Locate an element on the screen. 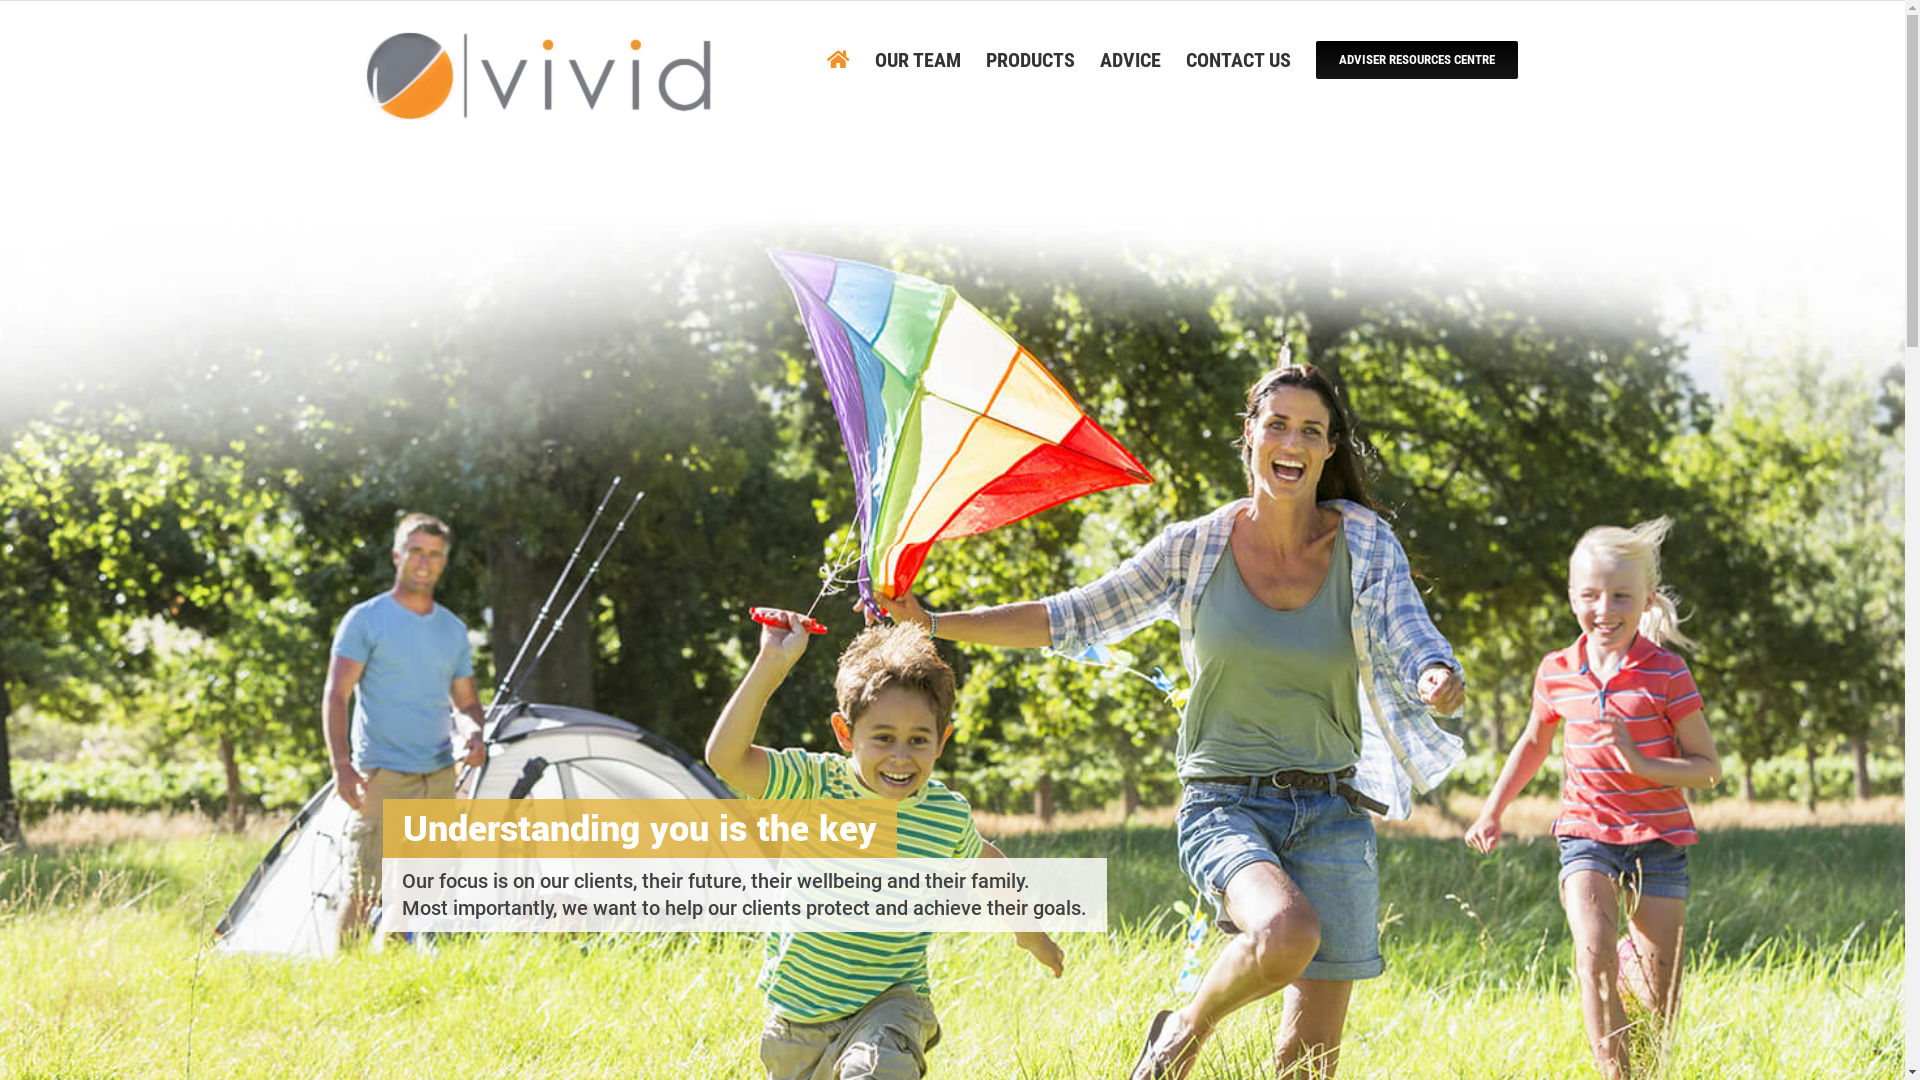 The height and width of the screenshot is (1080, 1920). 'PRODUCTS' is located at coordinates (1030, 59).